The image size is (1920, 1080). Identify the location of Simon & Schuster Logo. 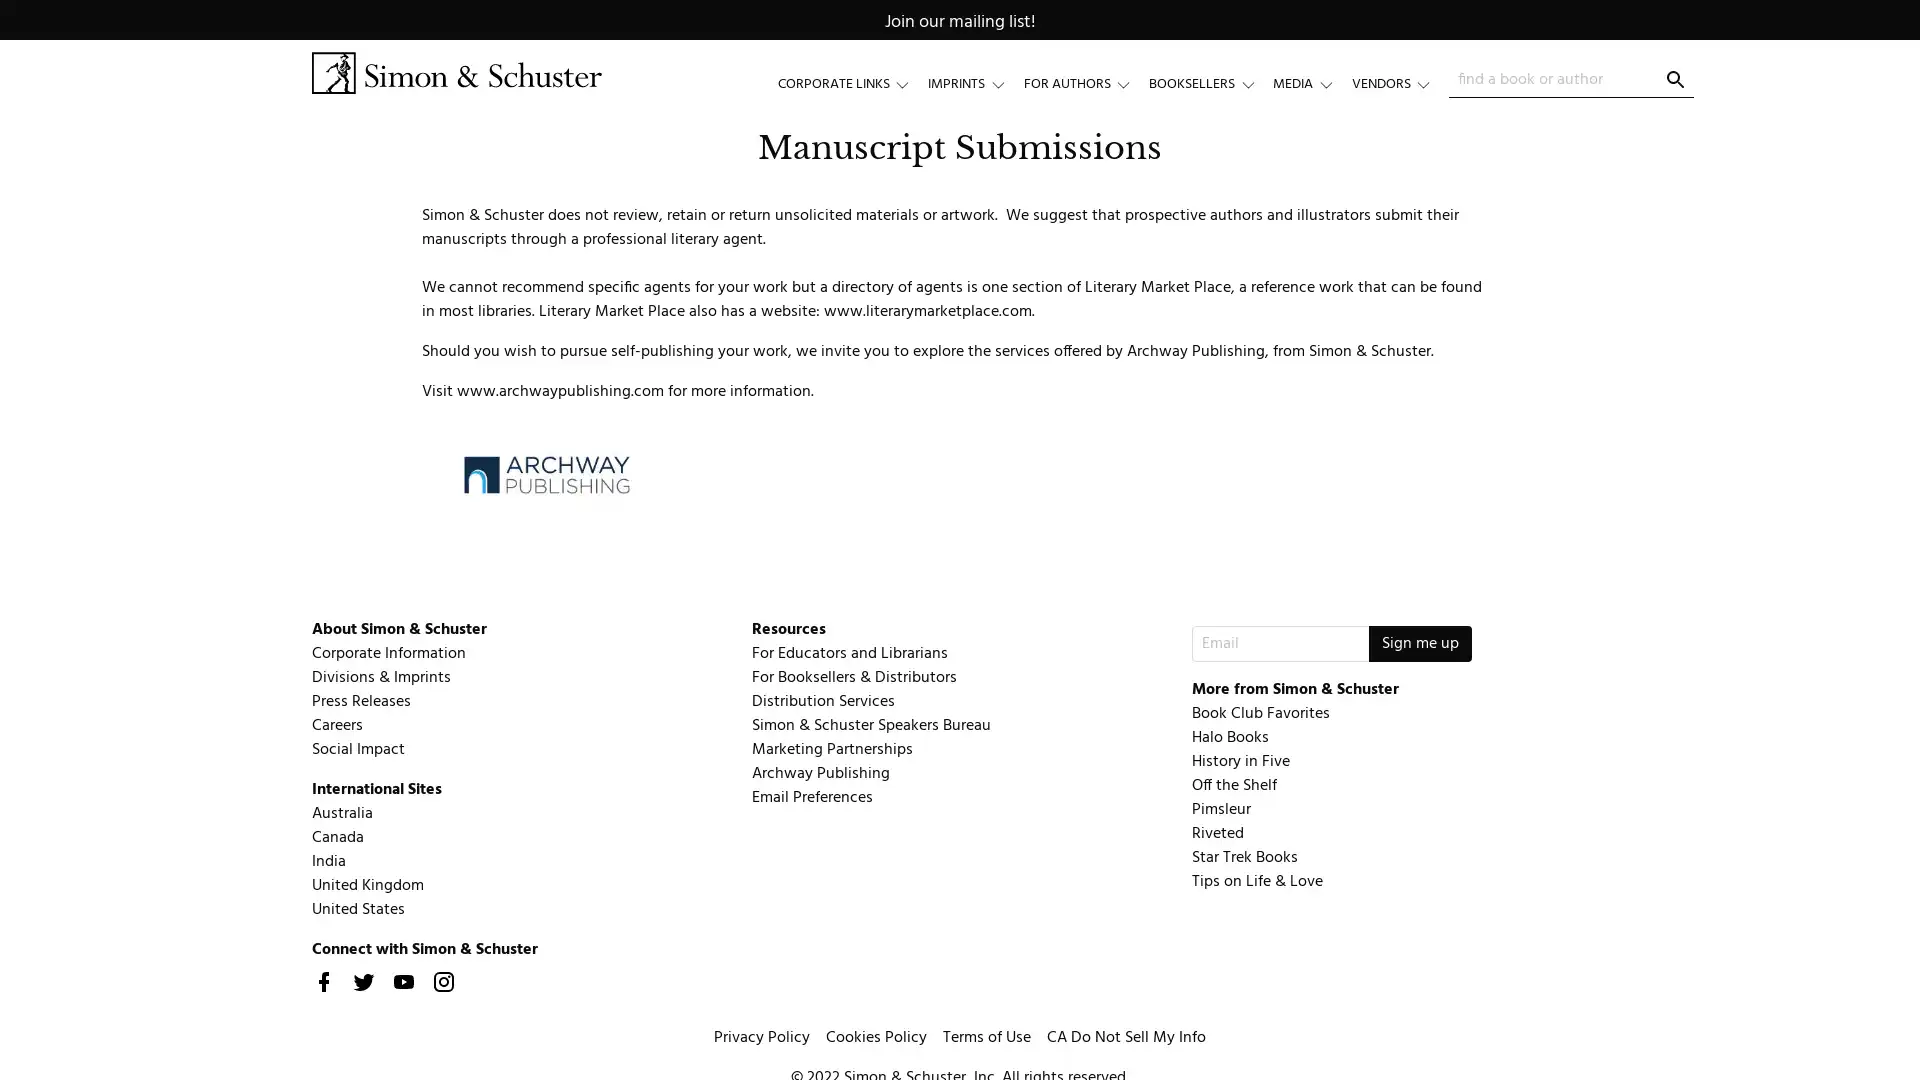
(455, 72).